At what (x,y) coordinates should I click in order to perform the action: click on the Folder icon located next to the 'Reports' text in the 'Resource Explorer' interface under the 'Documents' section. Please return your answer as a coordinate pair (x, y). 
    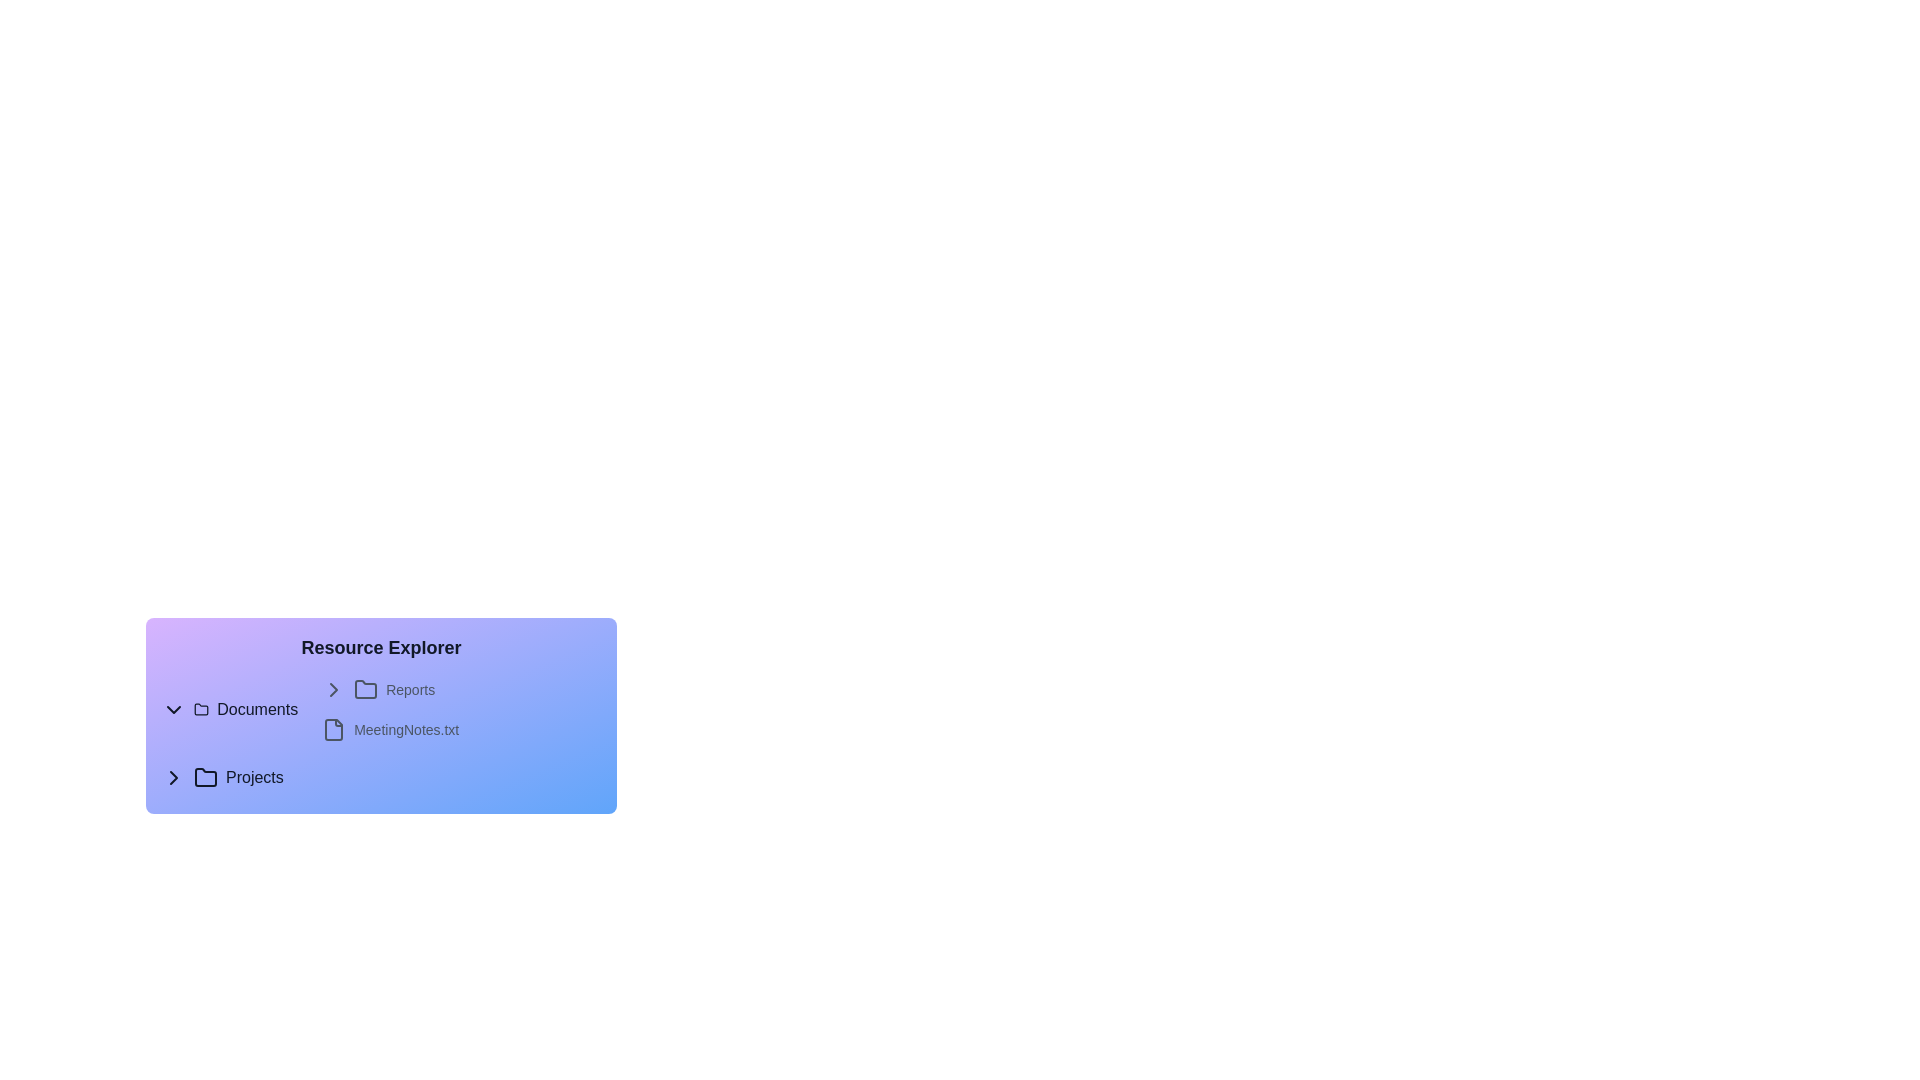
    Looking at the image, I should click on (201, 708).